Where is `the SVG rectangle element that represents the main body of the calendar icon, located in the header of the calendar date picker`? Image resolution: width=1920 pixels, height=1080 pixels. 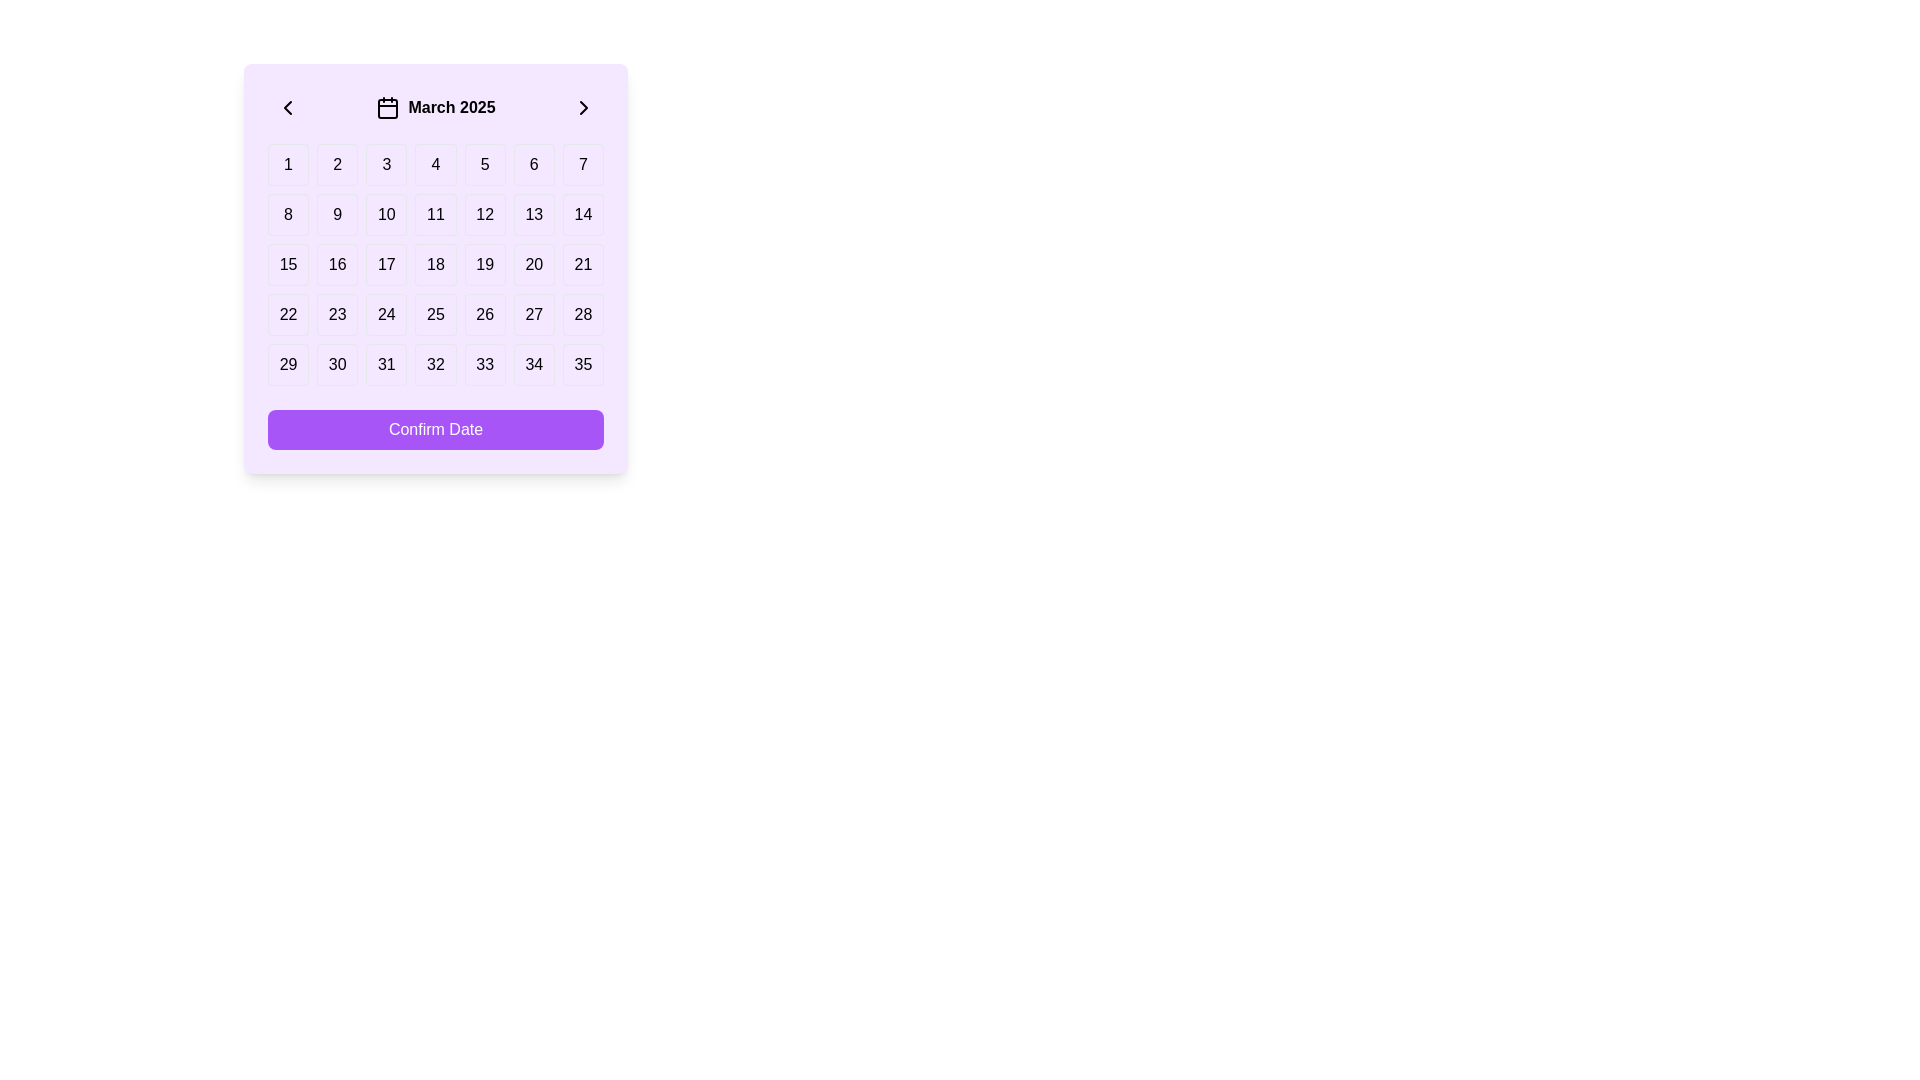
the SVG rectangle element that represents the main body of the calendar icon, located in the header of the calendar date picker is located at coordinates (388, 108).